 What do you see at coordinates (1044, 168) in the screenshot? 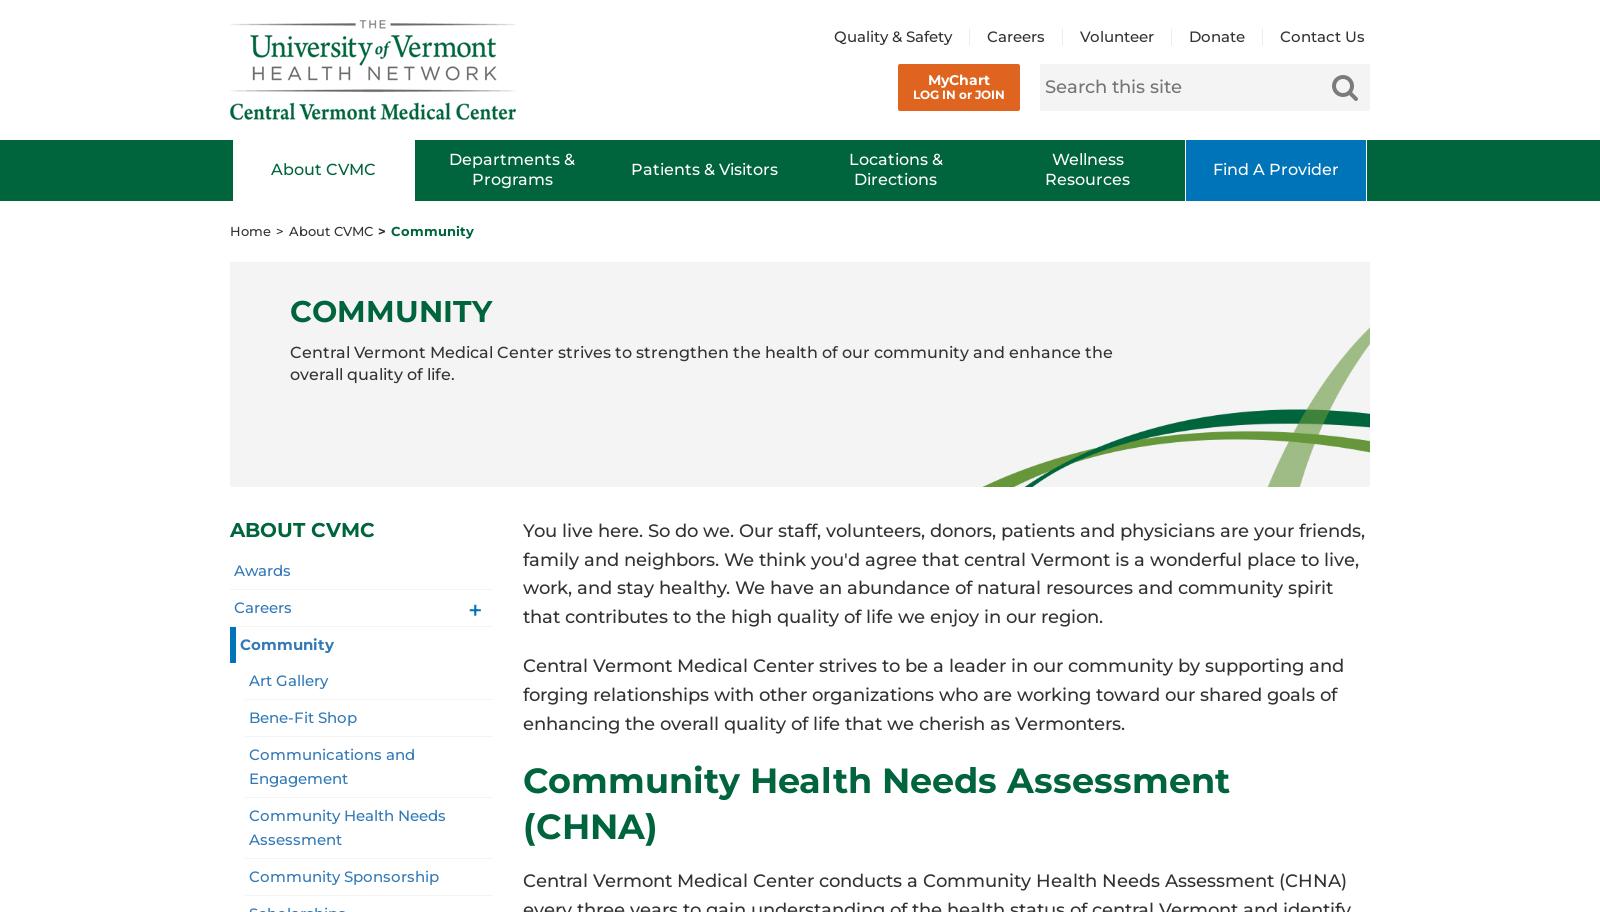
I see `'Wellness Resources'` at bounding box center [1044, 168].